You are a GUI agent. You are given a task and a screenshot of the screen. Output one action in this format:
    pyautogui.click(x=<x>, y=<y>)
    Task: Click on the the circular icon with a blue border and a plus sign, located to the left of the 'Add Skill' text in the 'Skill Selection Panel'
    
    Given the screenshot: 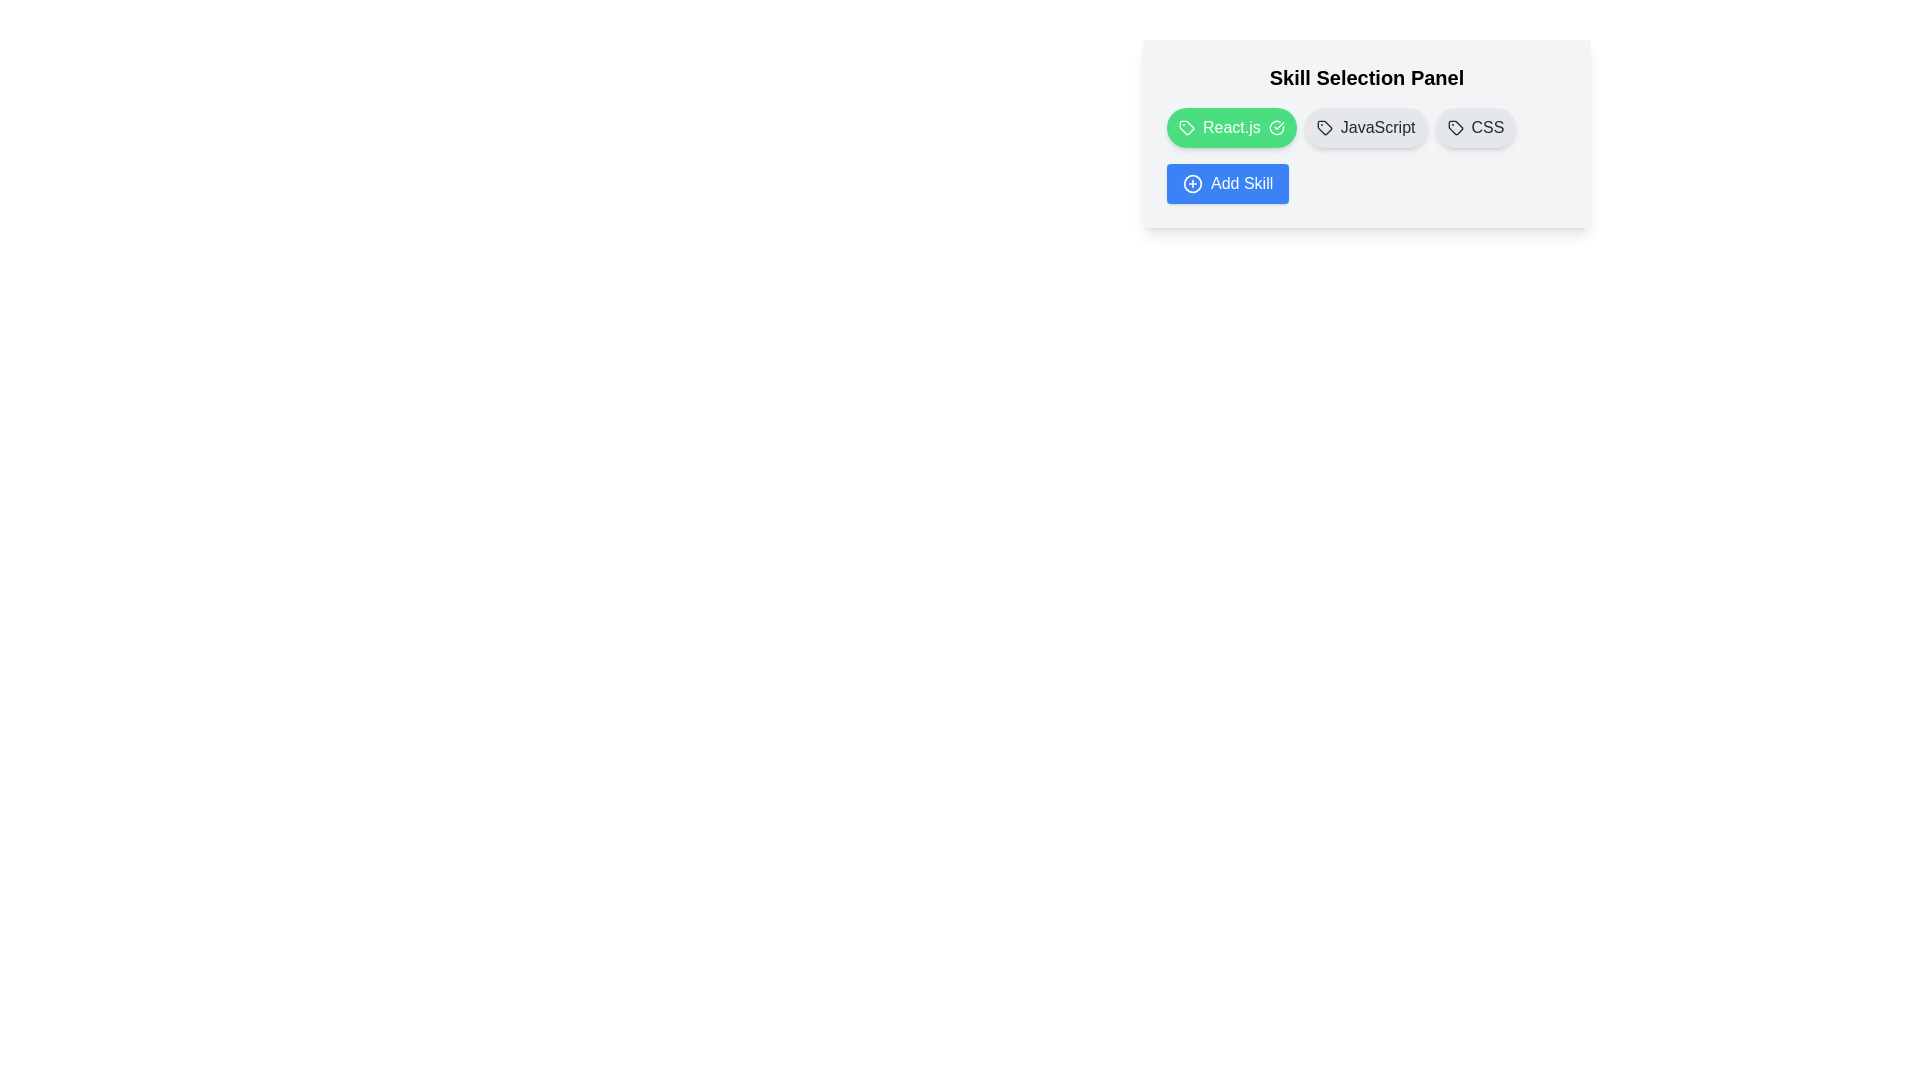 What is the action you would take?
    pyautogui.click(x=1193, y=184)
    